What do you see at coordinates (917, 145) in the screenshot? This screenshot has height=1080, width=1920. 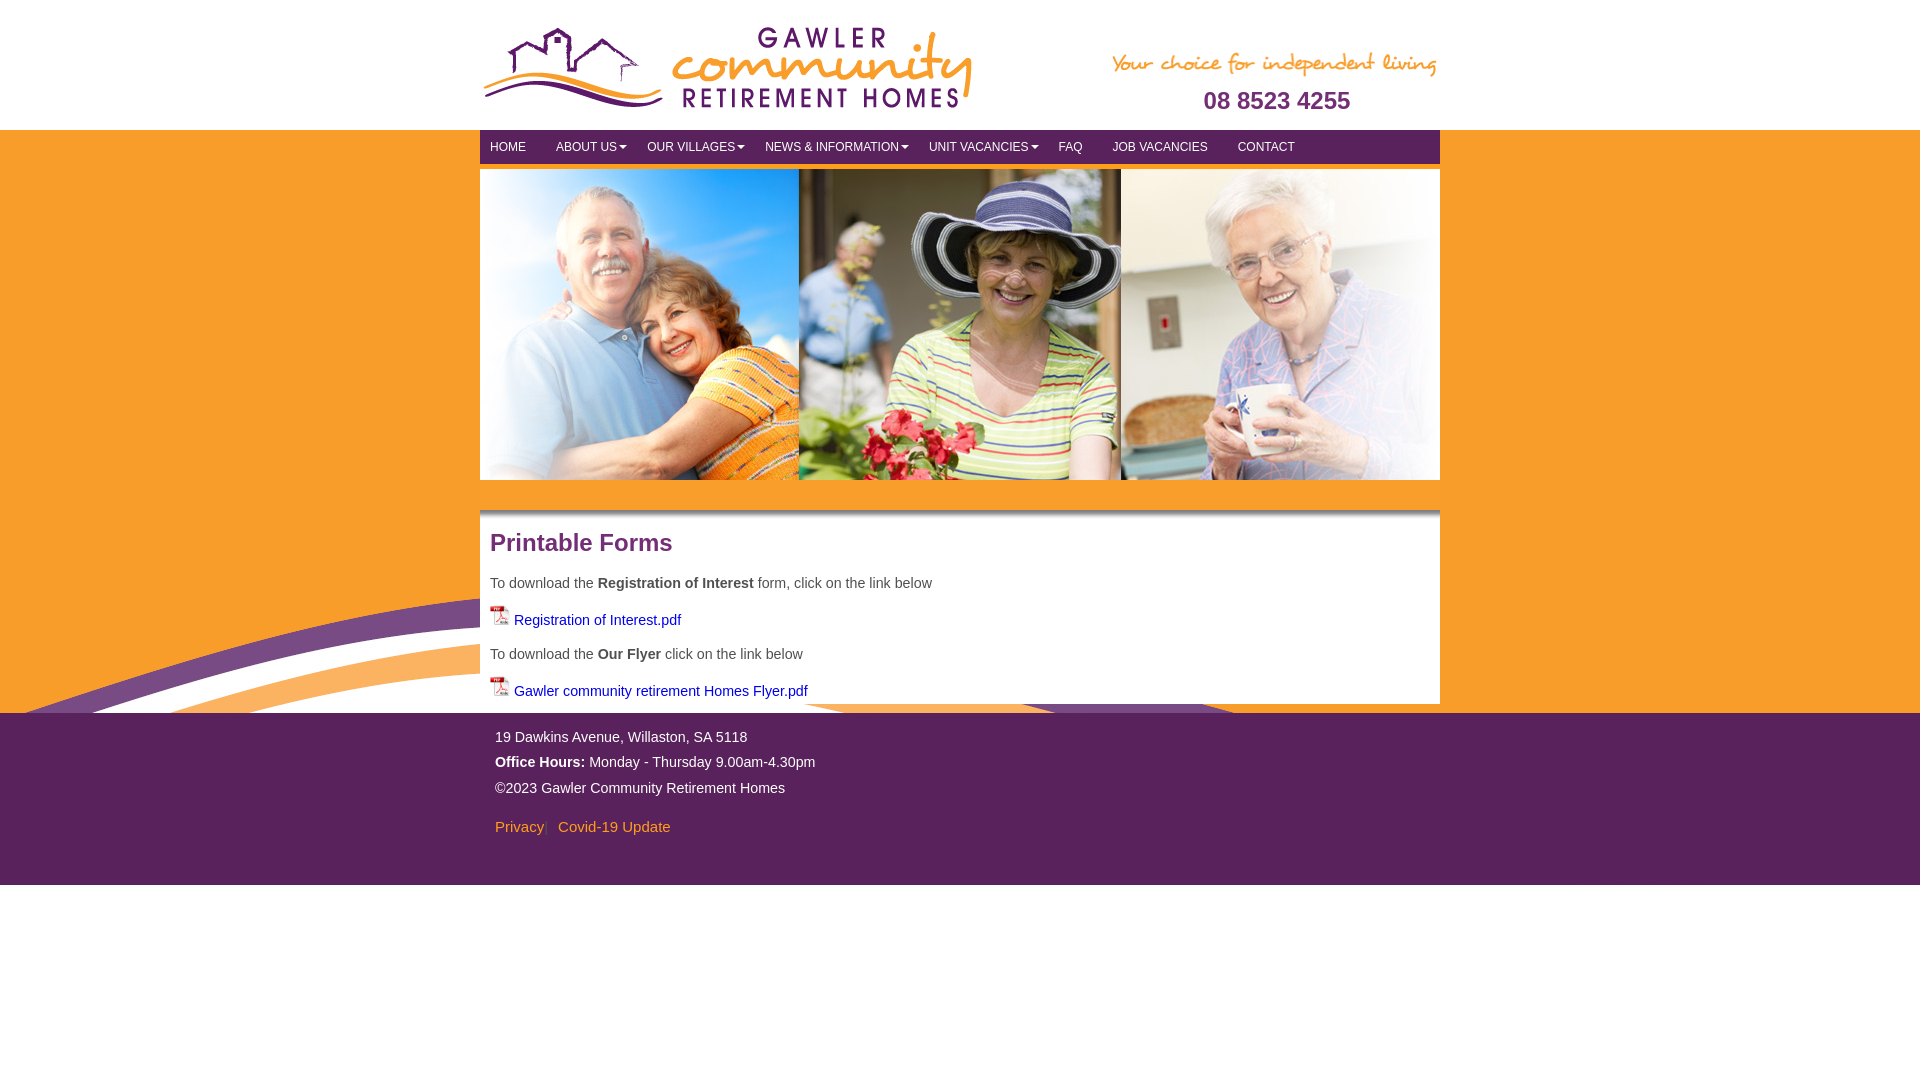 I see `'UNIT VACANCIES'` at bounding box center [917, 145].